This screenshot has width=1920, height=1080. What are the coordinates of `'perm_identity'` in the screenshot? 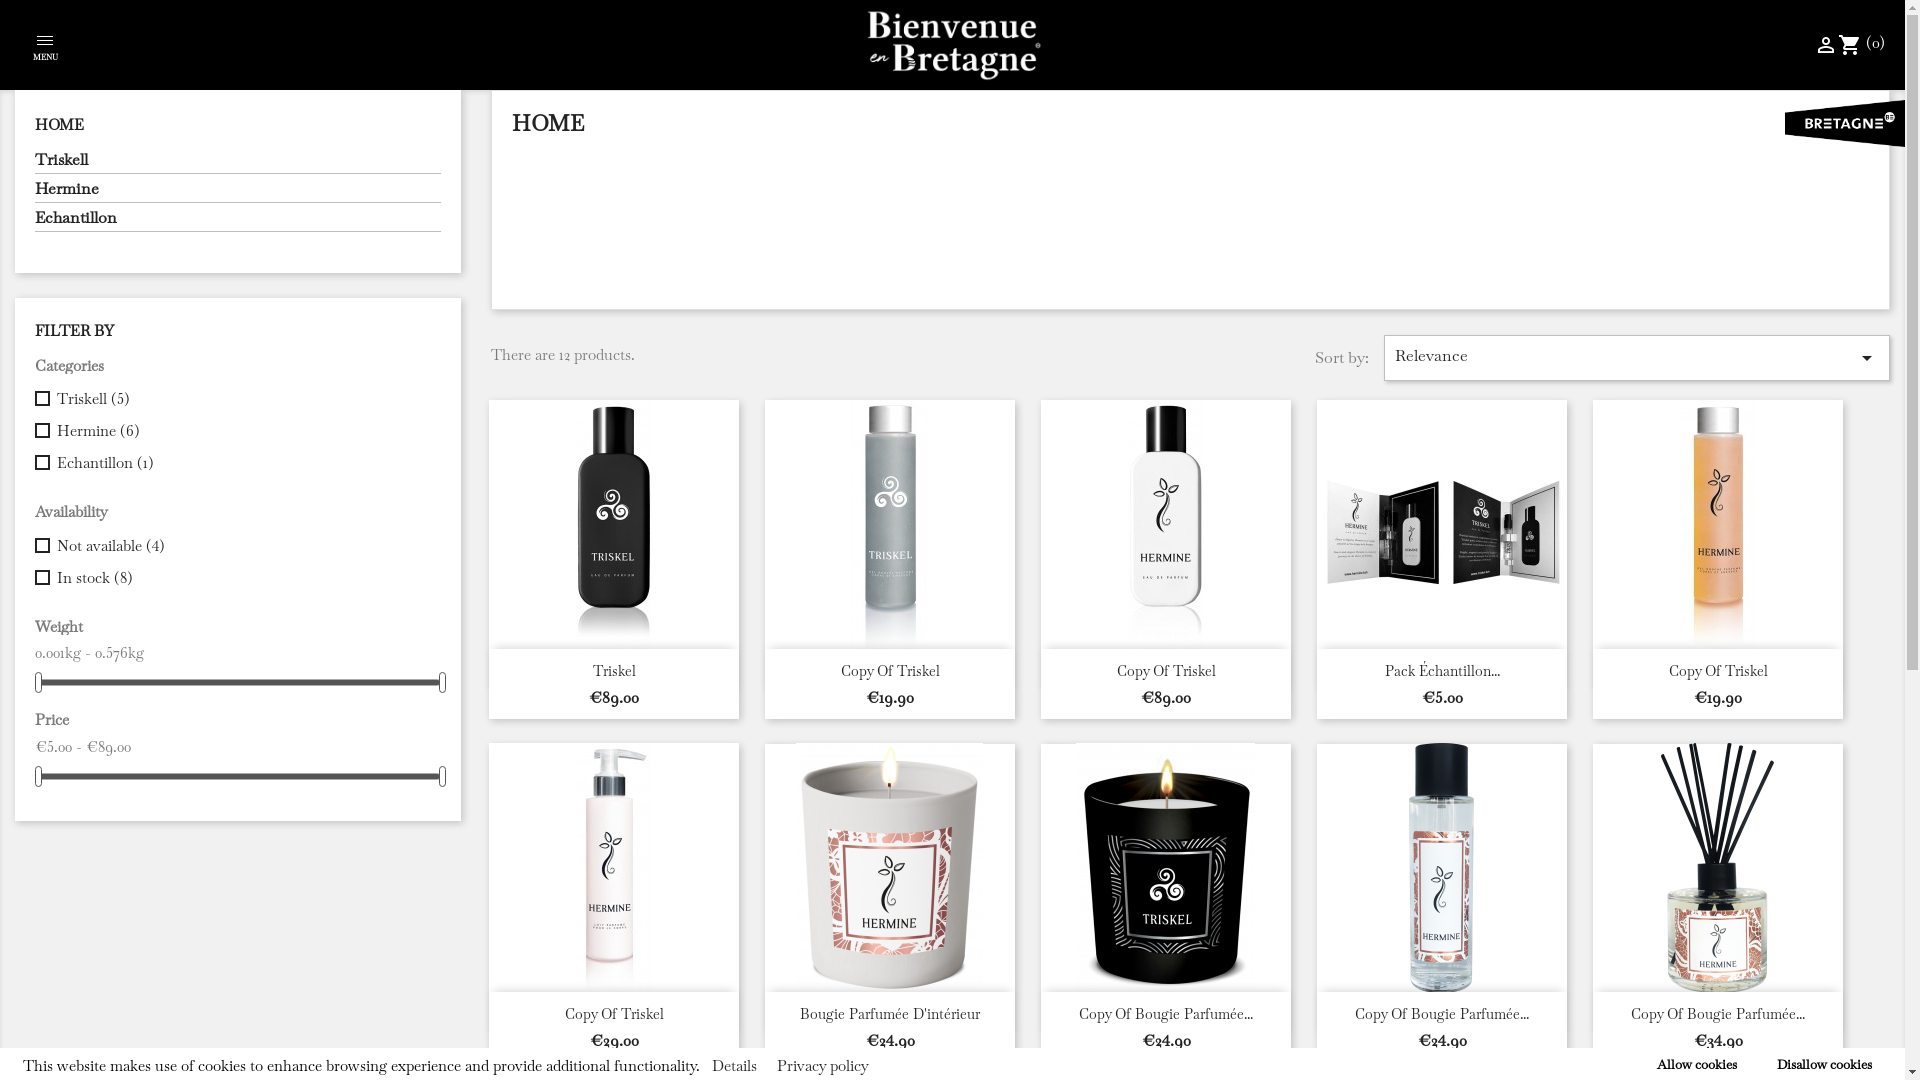 It's located at (1825, 42).